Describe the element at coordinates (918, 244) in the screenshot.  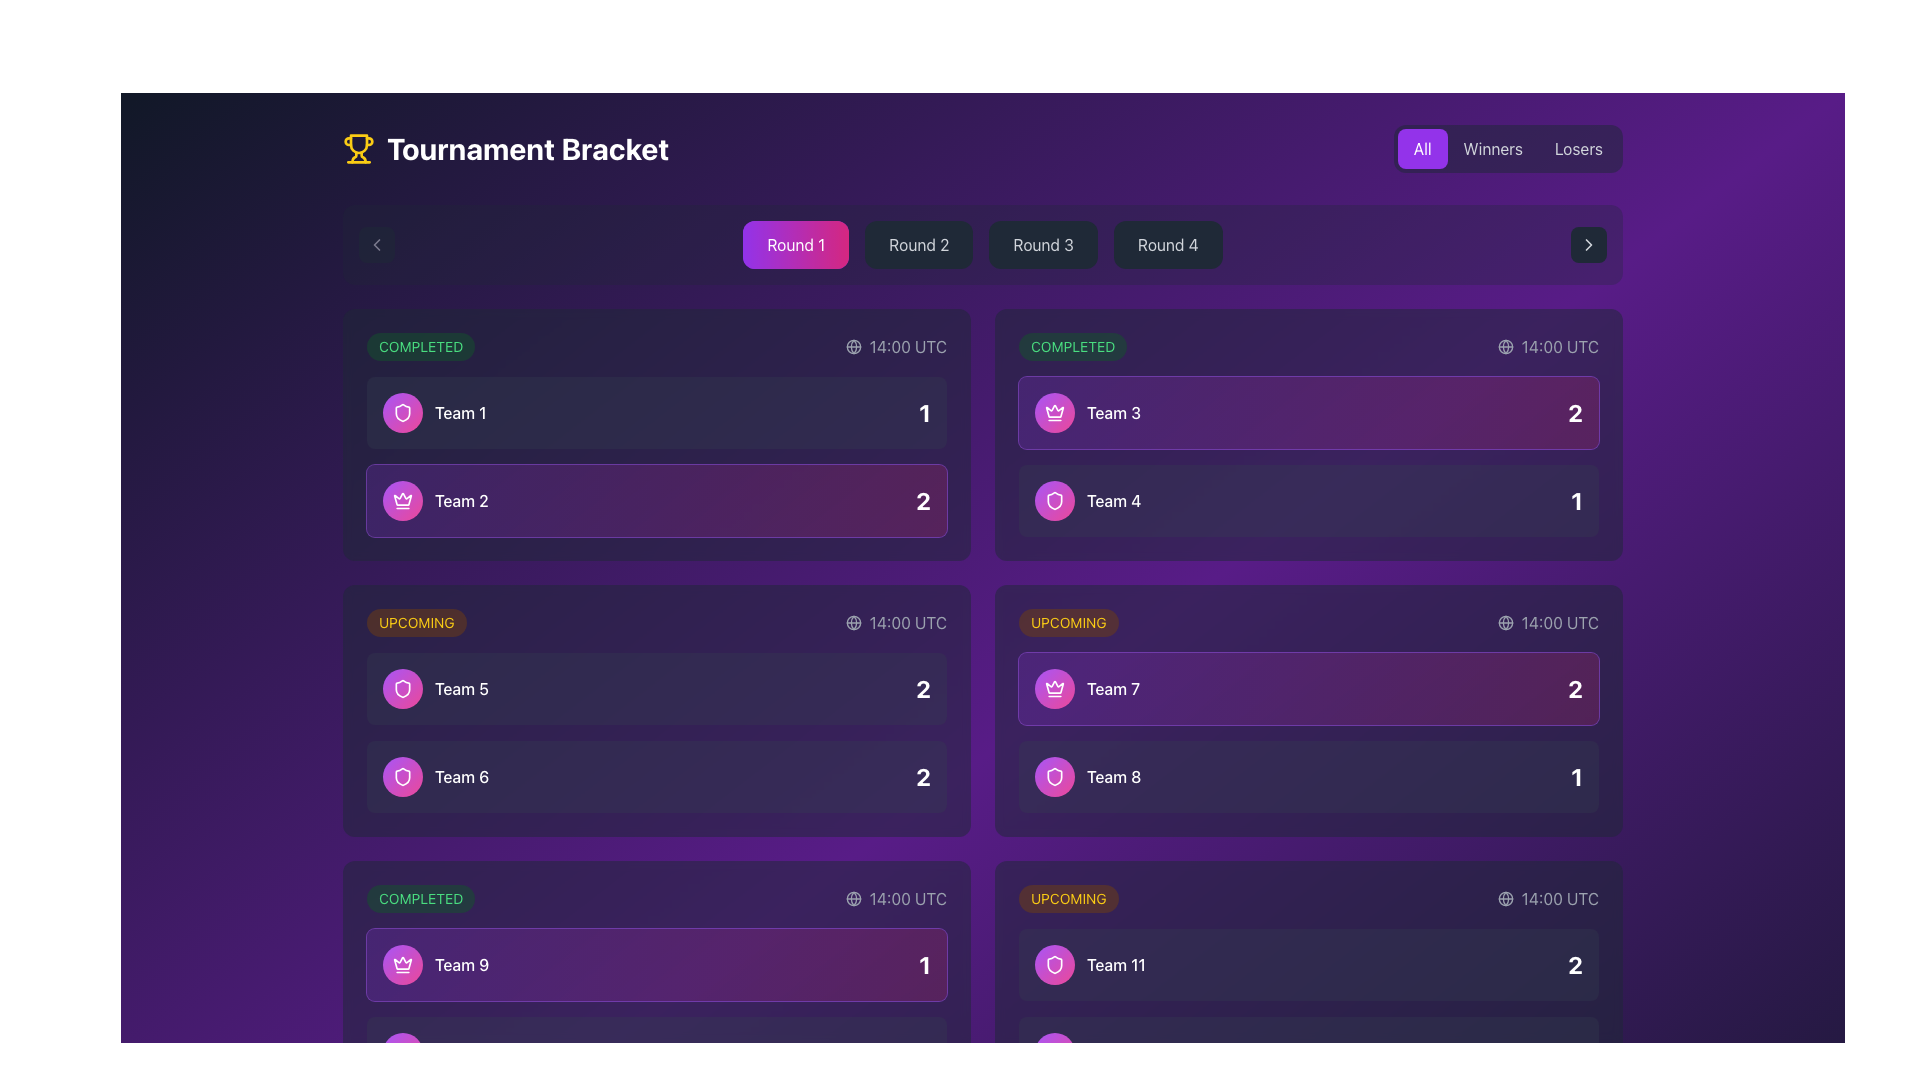
I see `the 'Round 2' button, which is a rectangular button with rounded corners, featuring light gray text on a dark gray background` at that location.